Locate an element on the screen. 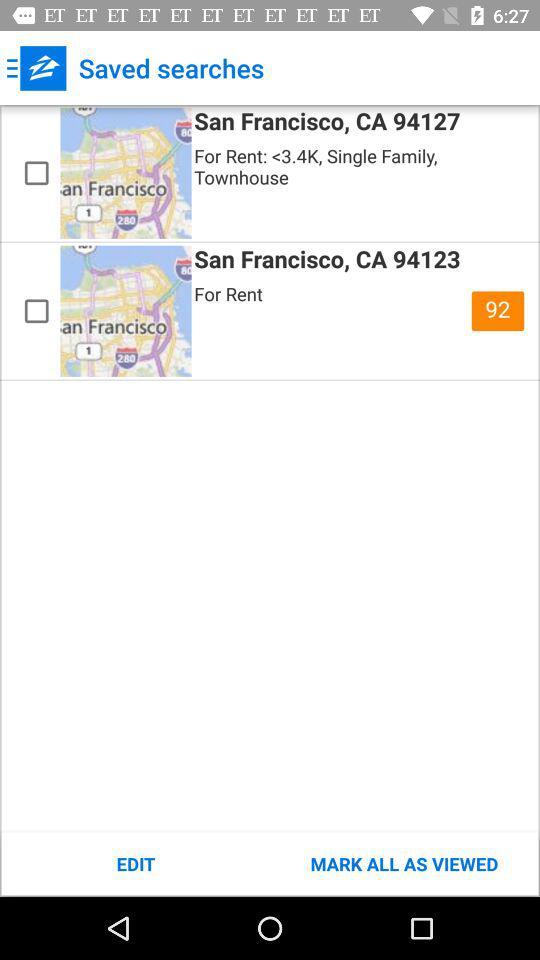 The width and height of the screenshot is (540, 960). boutton you tick or untick to select is located at coordinates (36, 311).